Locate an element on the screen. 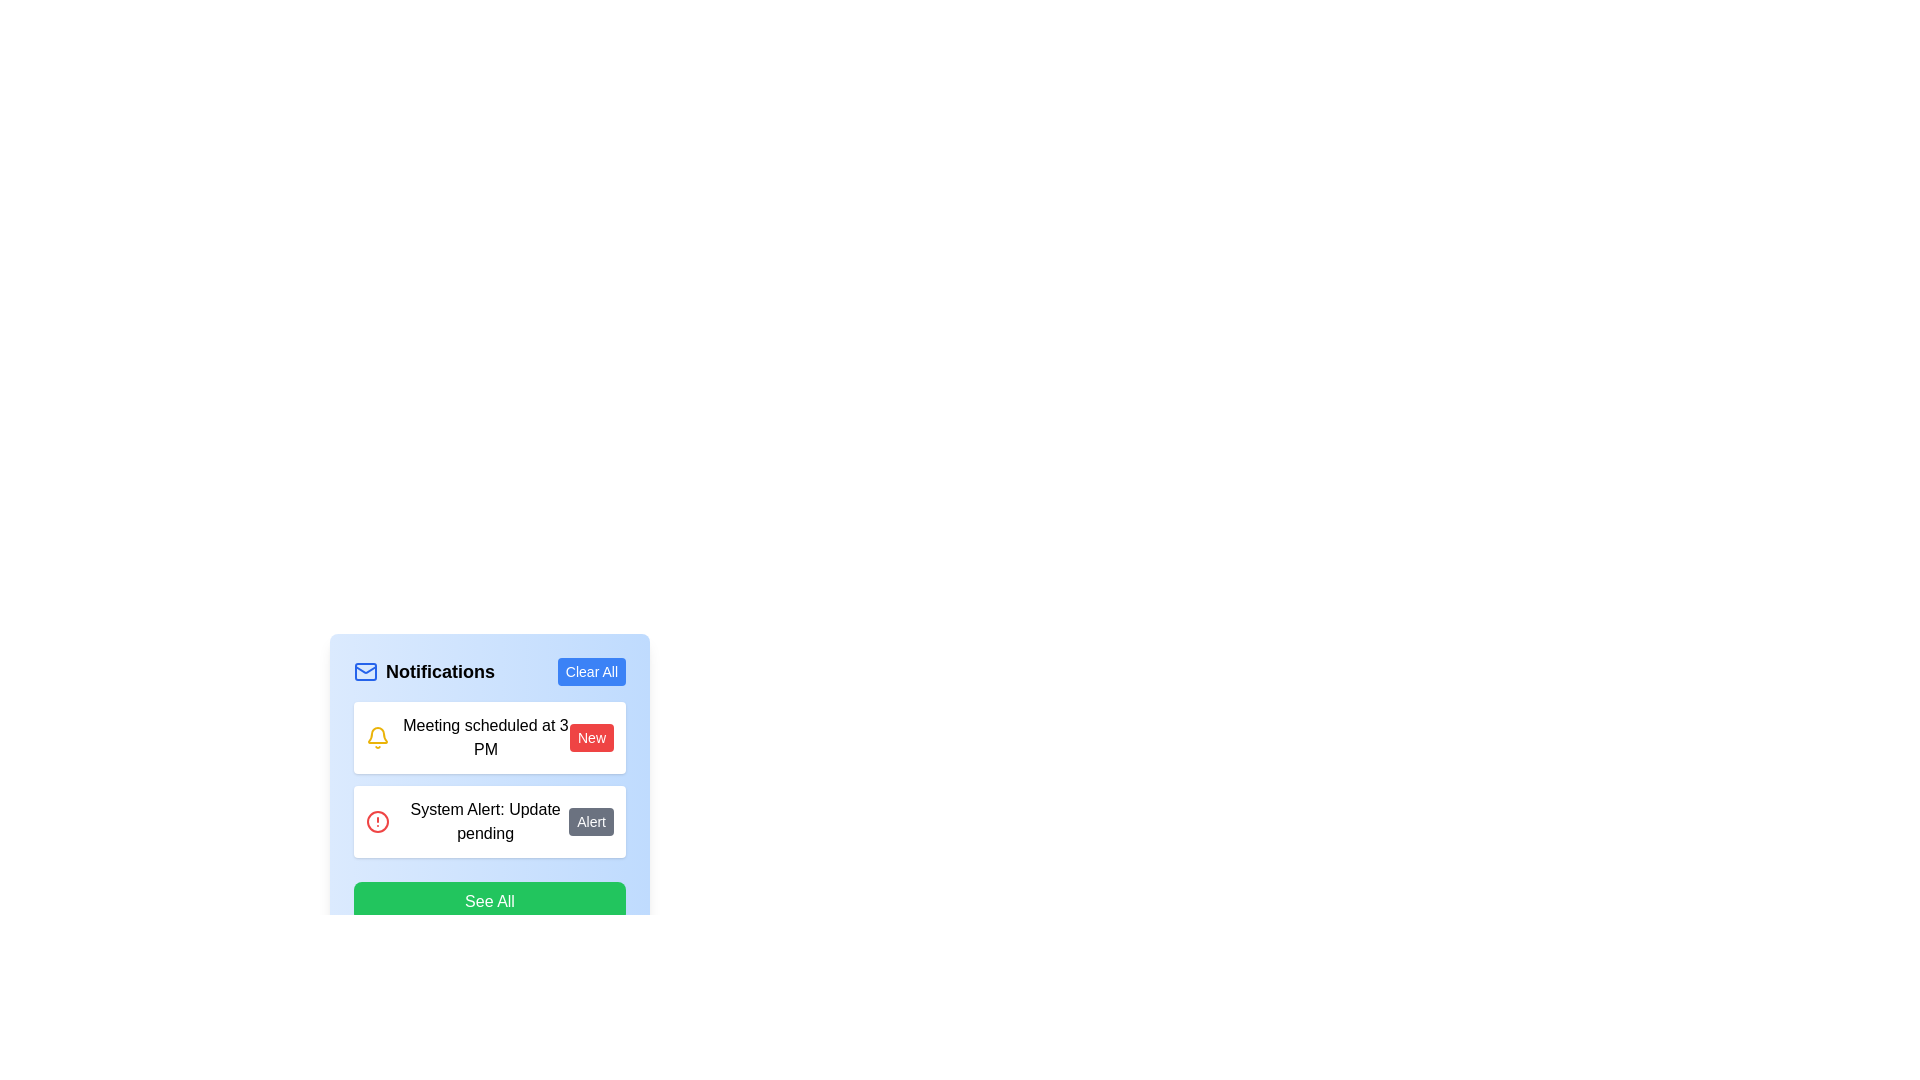 This screenshot has width=1920, height=1080. the text display that informs the user about a pending system update, which is located in the second row of notifications, between 'Meeting scheduled at 3 PM' and 'See All' is located at coordinates (485, 821).